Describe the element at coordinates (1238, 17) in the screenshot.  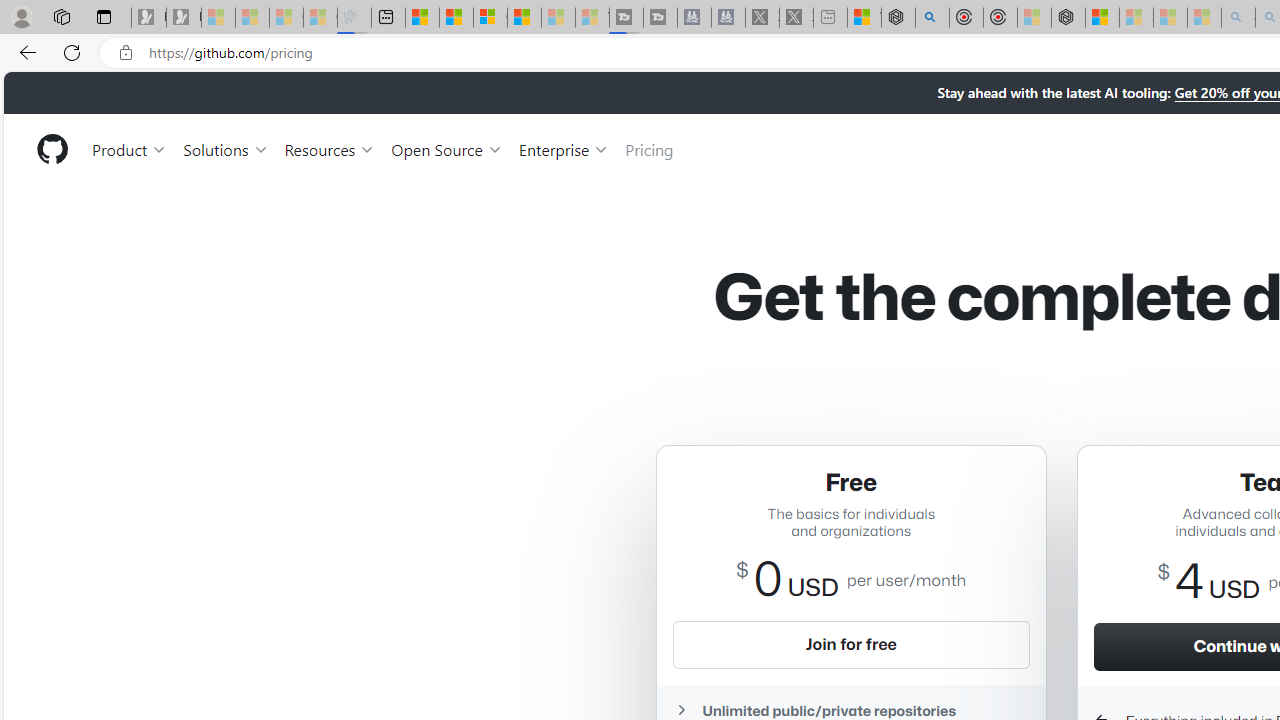
I see `'amazon - Search - Sleeping'` at that location.